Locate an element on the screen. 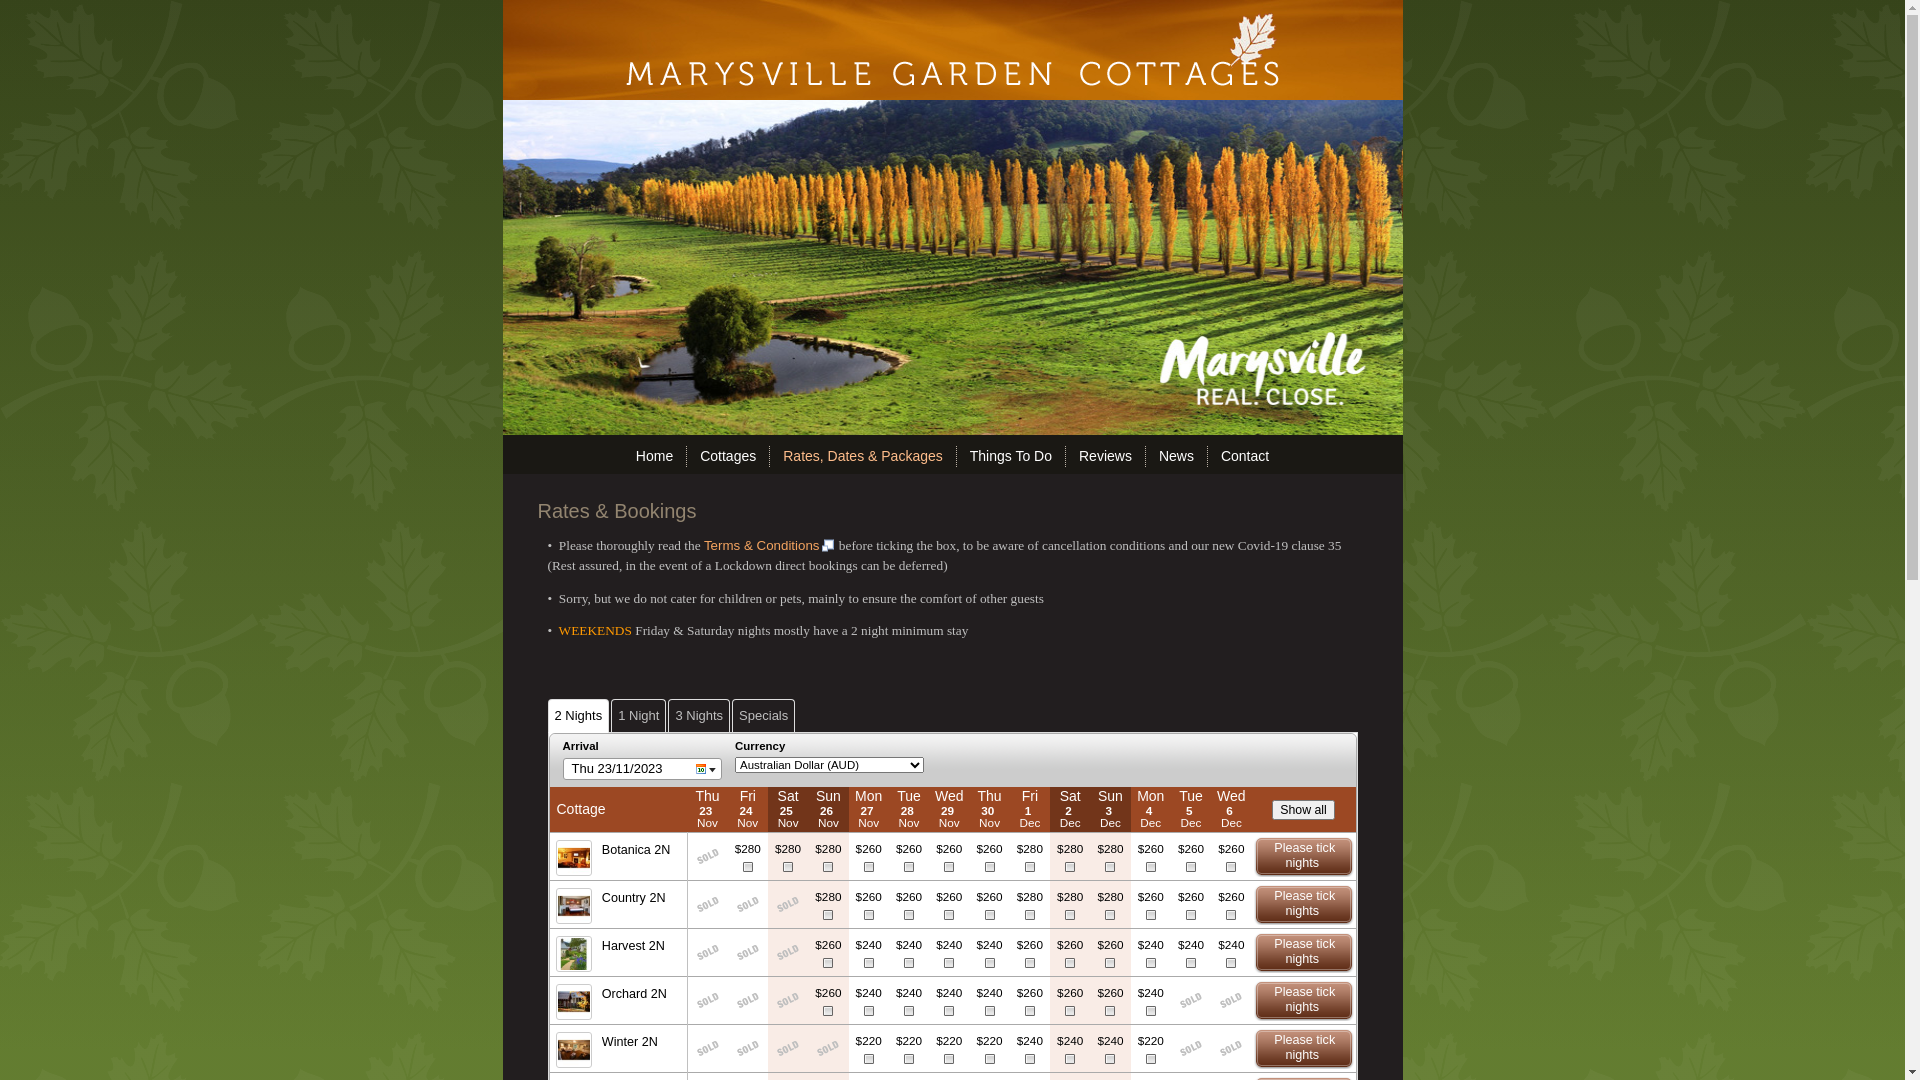 Image resolution: width=1920 pixels, height=1080 pixels. 'Rates, Dates & Packages' is located at coordinates (863, 455).